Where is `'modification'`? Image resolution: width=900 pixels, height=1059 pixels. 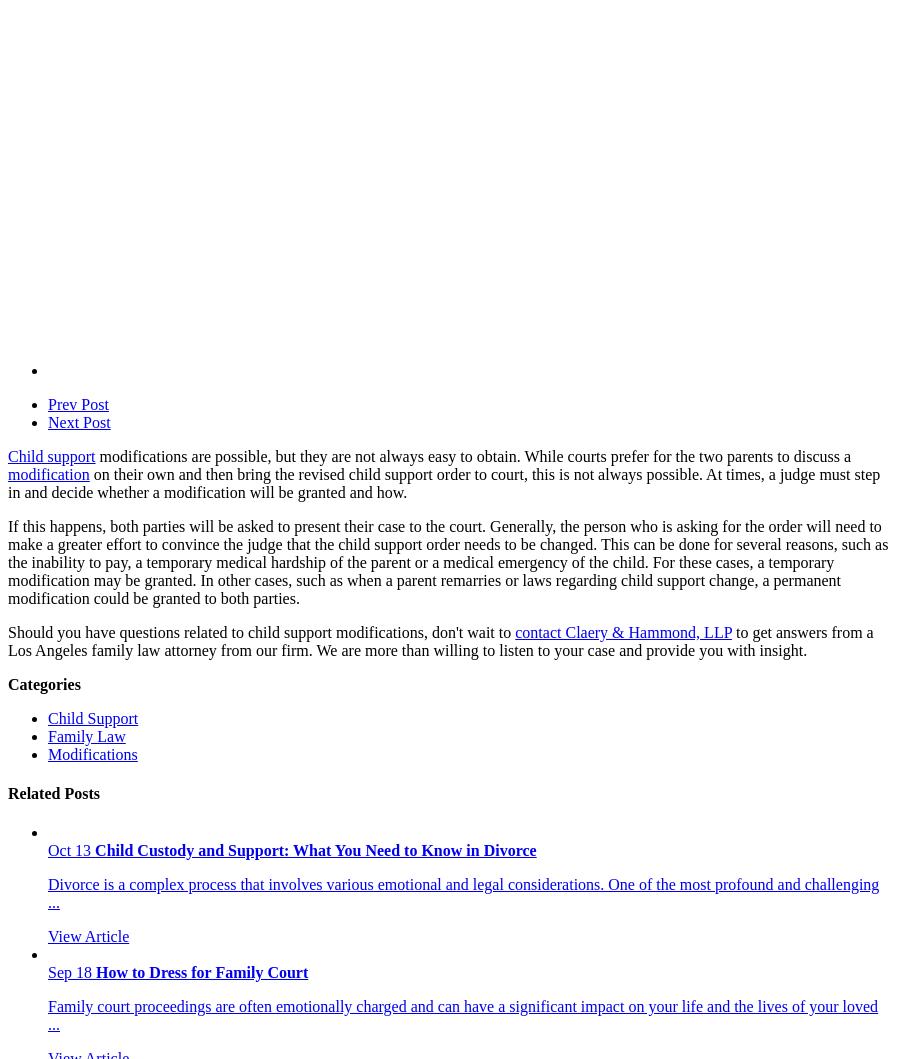 'modification' is located at coordinates (47, 473).